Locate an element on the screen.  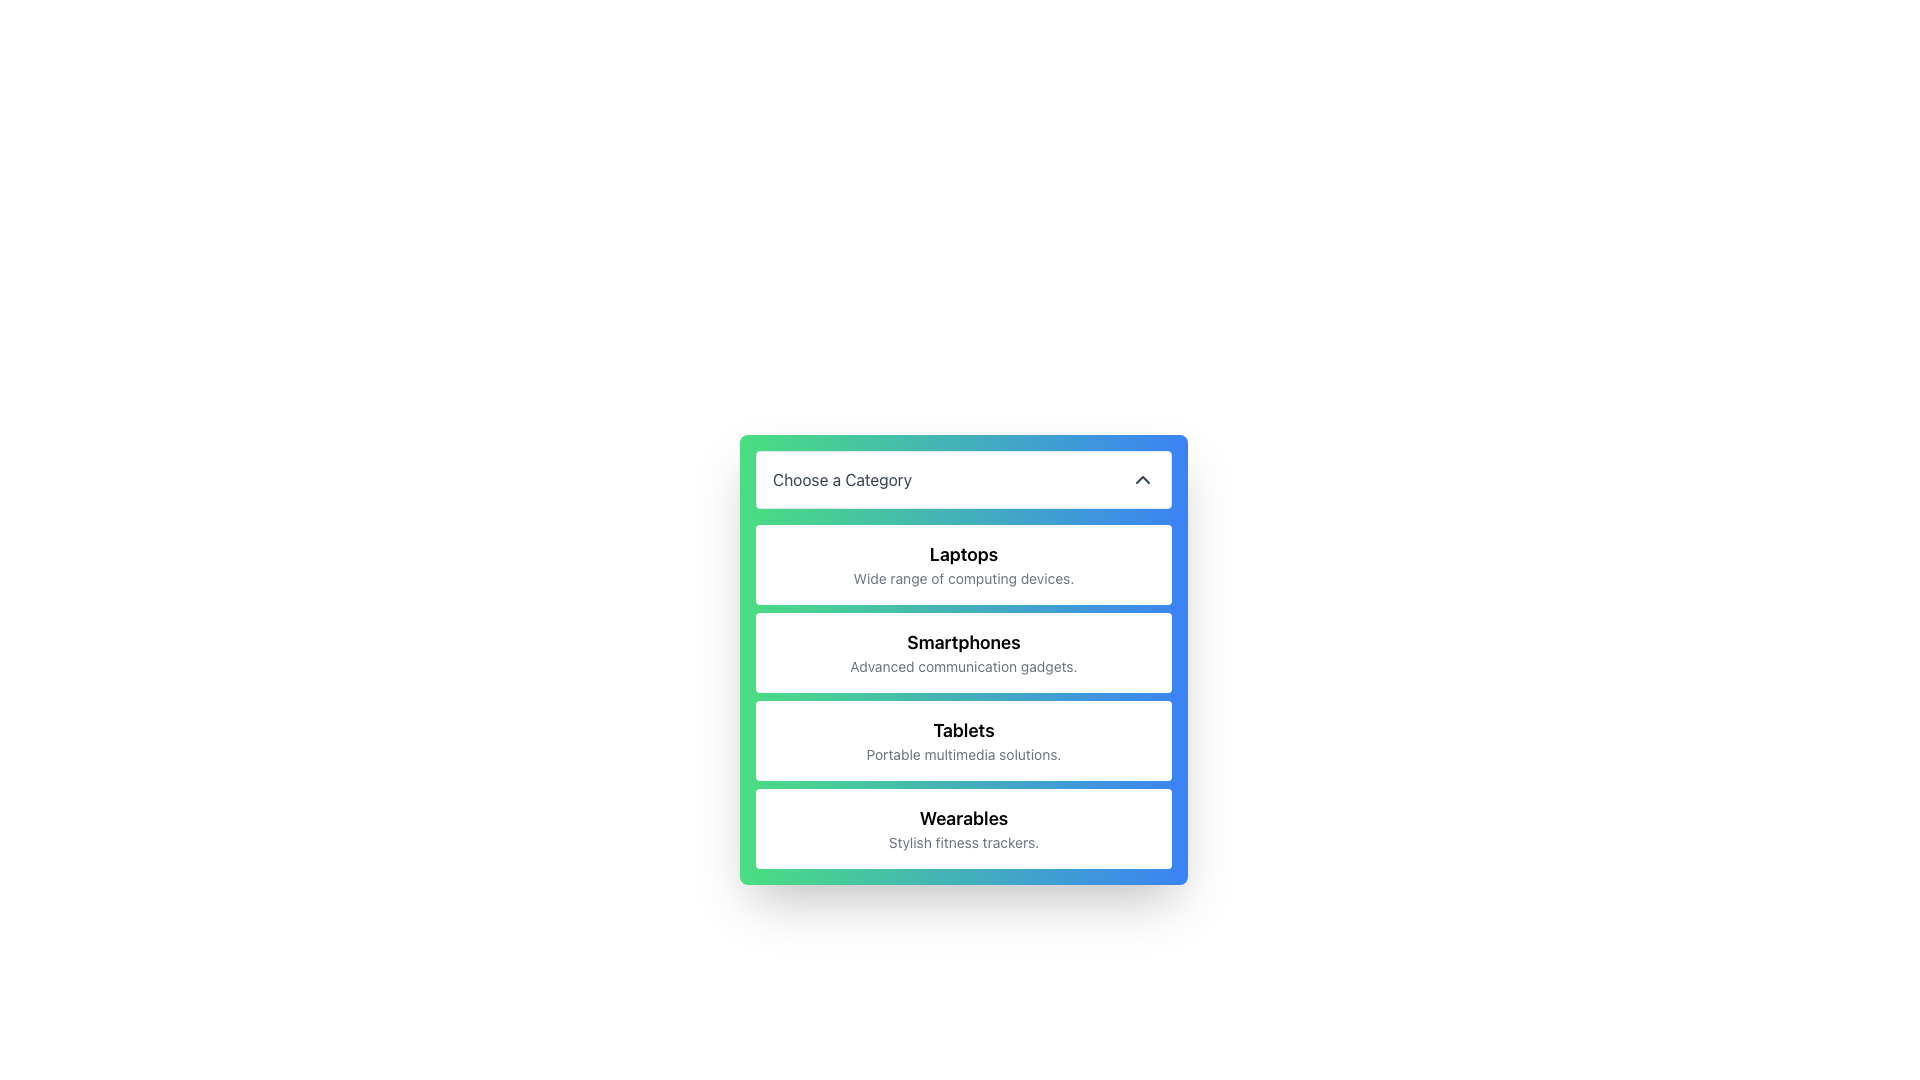
the chevron icon located at the far right side of the 'Choose a Category' button is located at coordinates (1142, 479).